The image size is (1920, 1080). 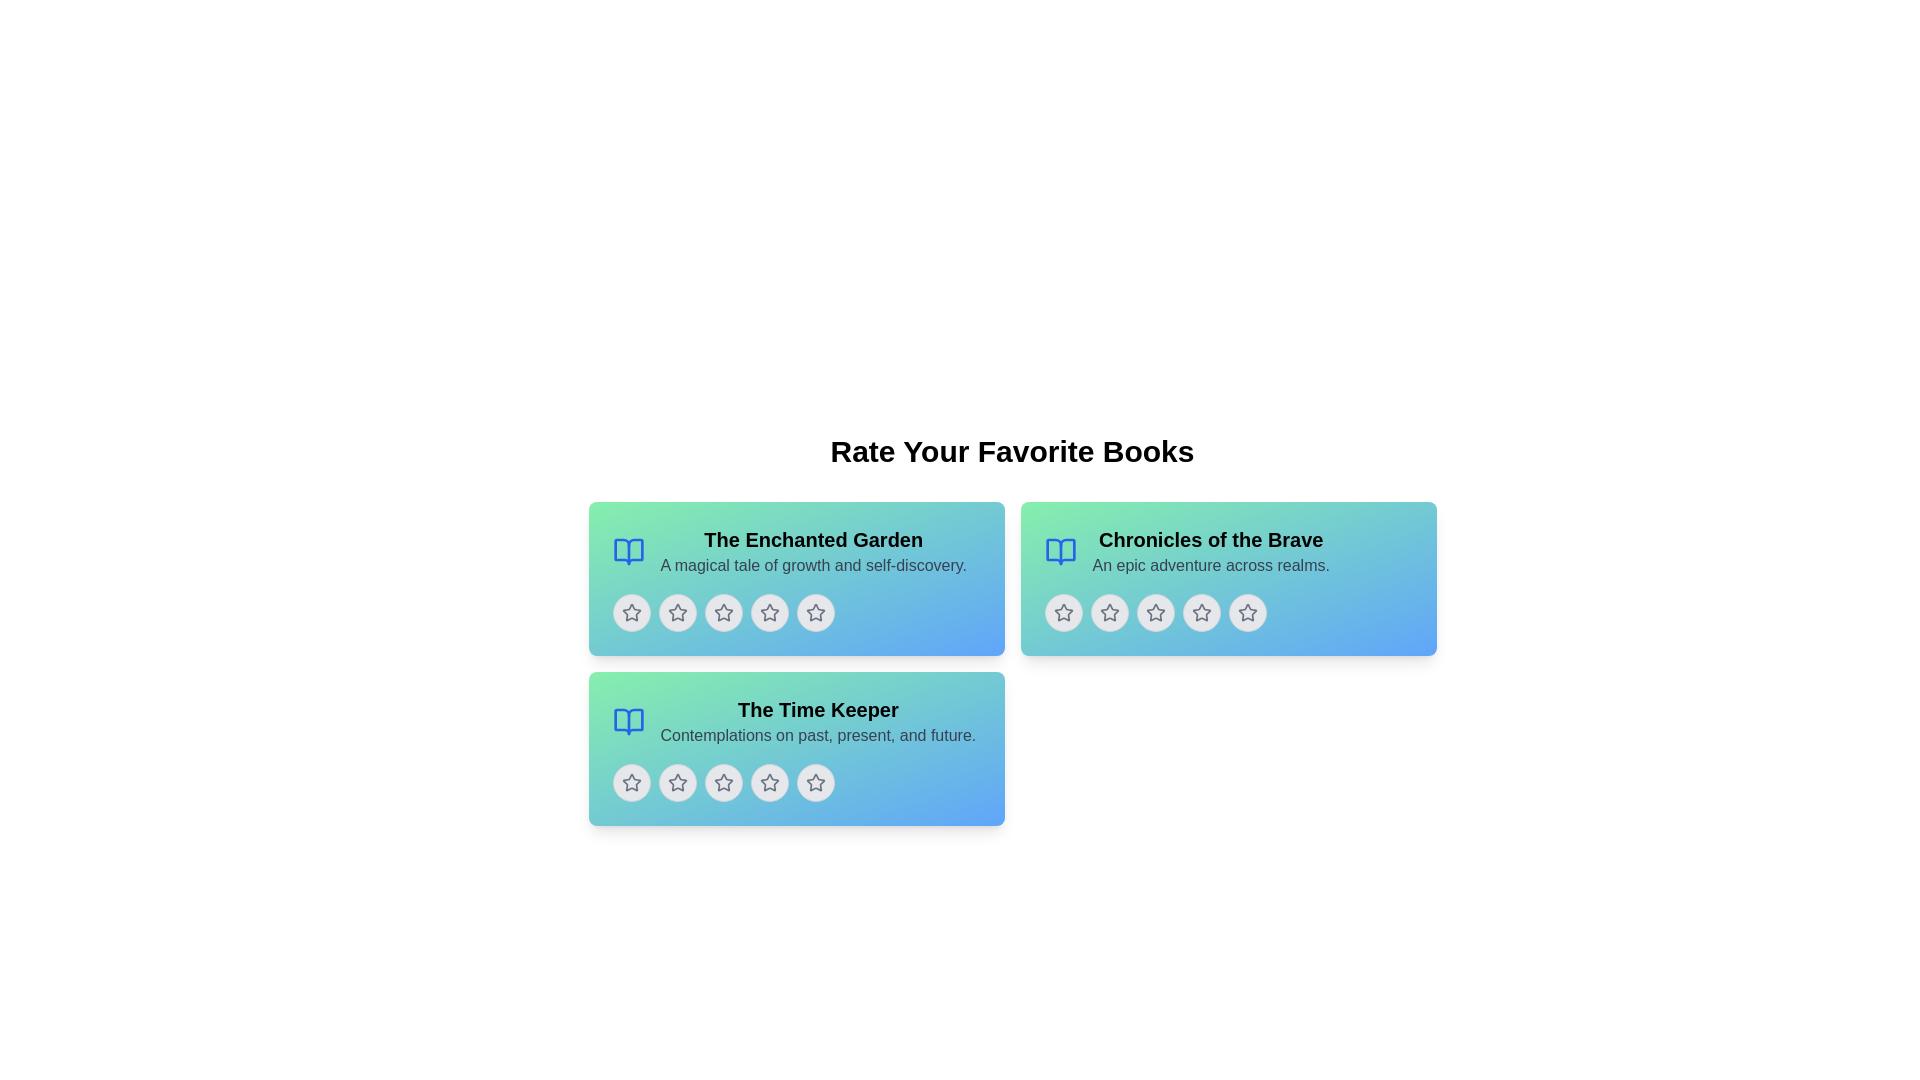 What do you see at coordinates (1108, 612) in the screenshot?
I see `the first star rating icon in the second card titled 'Chronicles of the Brave' for additional interaction` at bounding box center [1108, 612].